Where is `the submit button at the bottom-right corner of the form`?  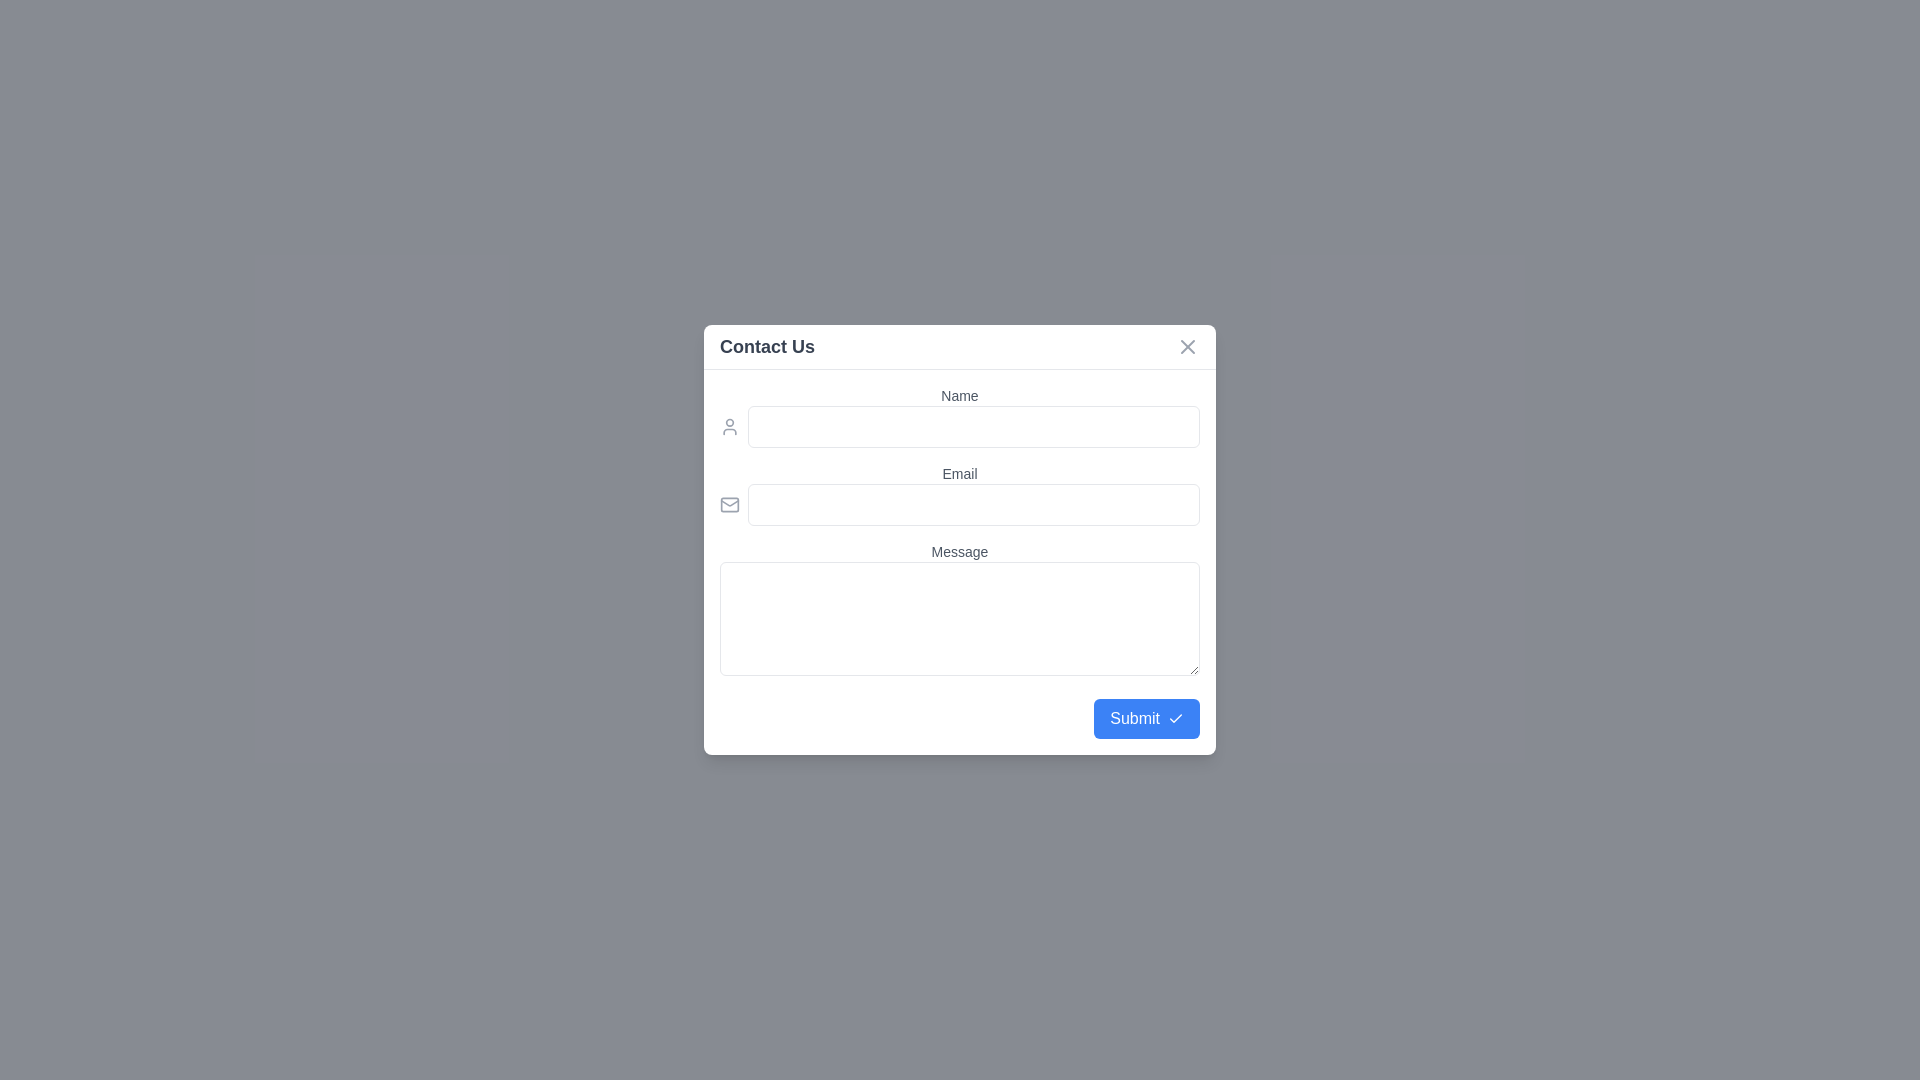
the submit button at the bottom-right corner of the form is located at coordinates (1147, 717).